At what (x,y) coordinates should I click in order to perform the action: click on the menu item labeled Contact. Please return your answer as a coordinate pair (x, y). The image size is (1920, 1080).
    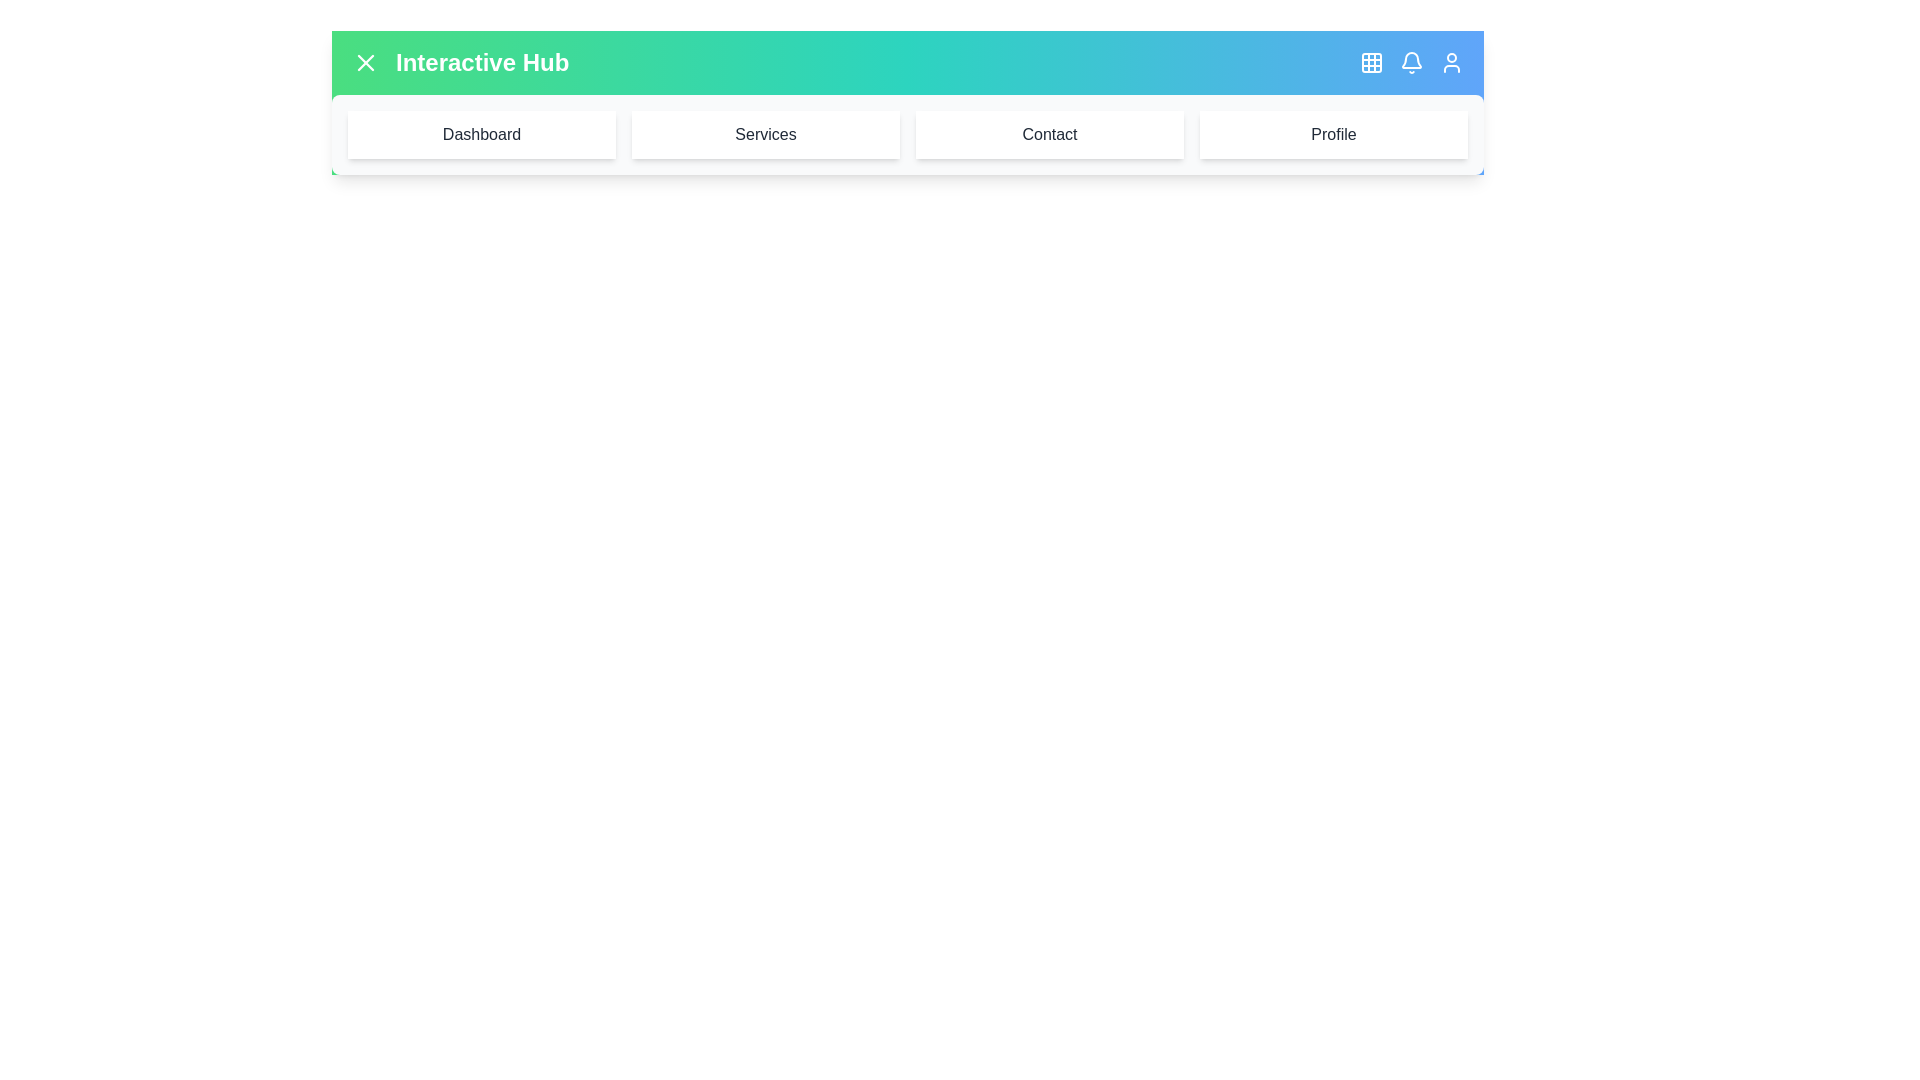
    Looking at the image, I should click on (1049, 135).